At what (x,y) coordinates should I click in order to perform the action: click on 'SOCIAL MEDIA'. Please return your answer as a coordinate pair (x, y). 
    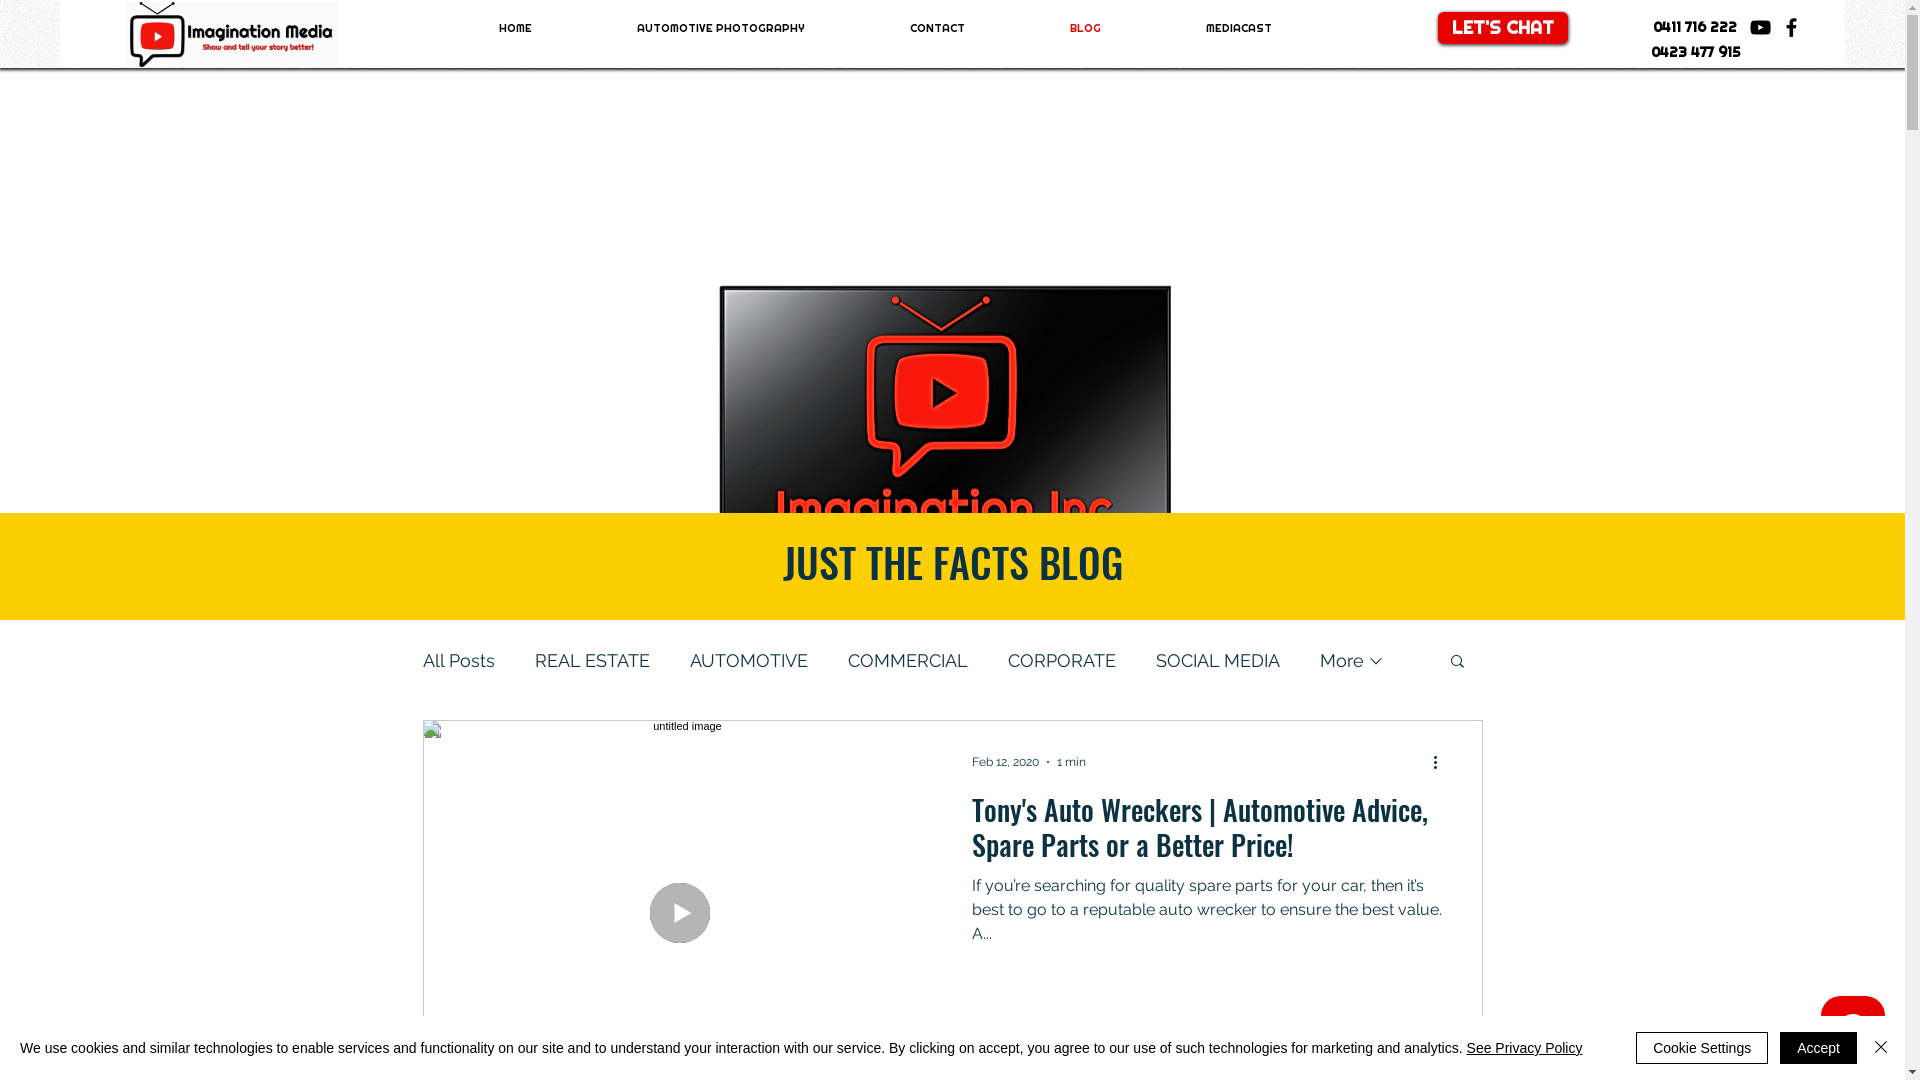
    Looking at the image, I should click on (1217, 660).